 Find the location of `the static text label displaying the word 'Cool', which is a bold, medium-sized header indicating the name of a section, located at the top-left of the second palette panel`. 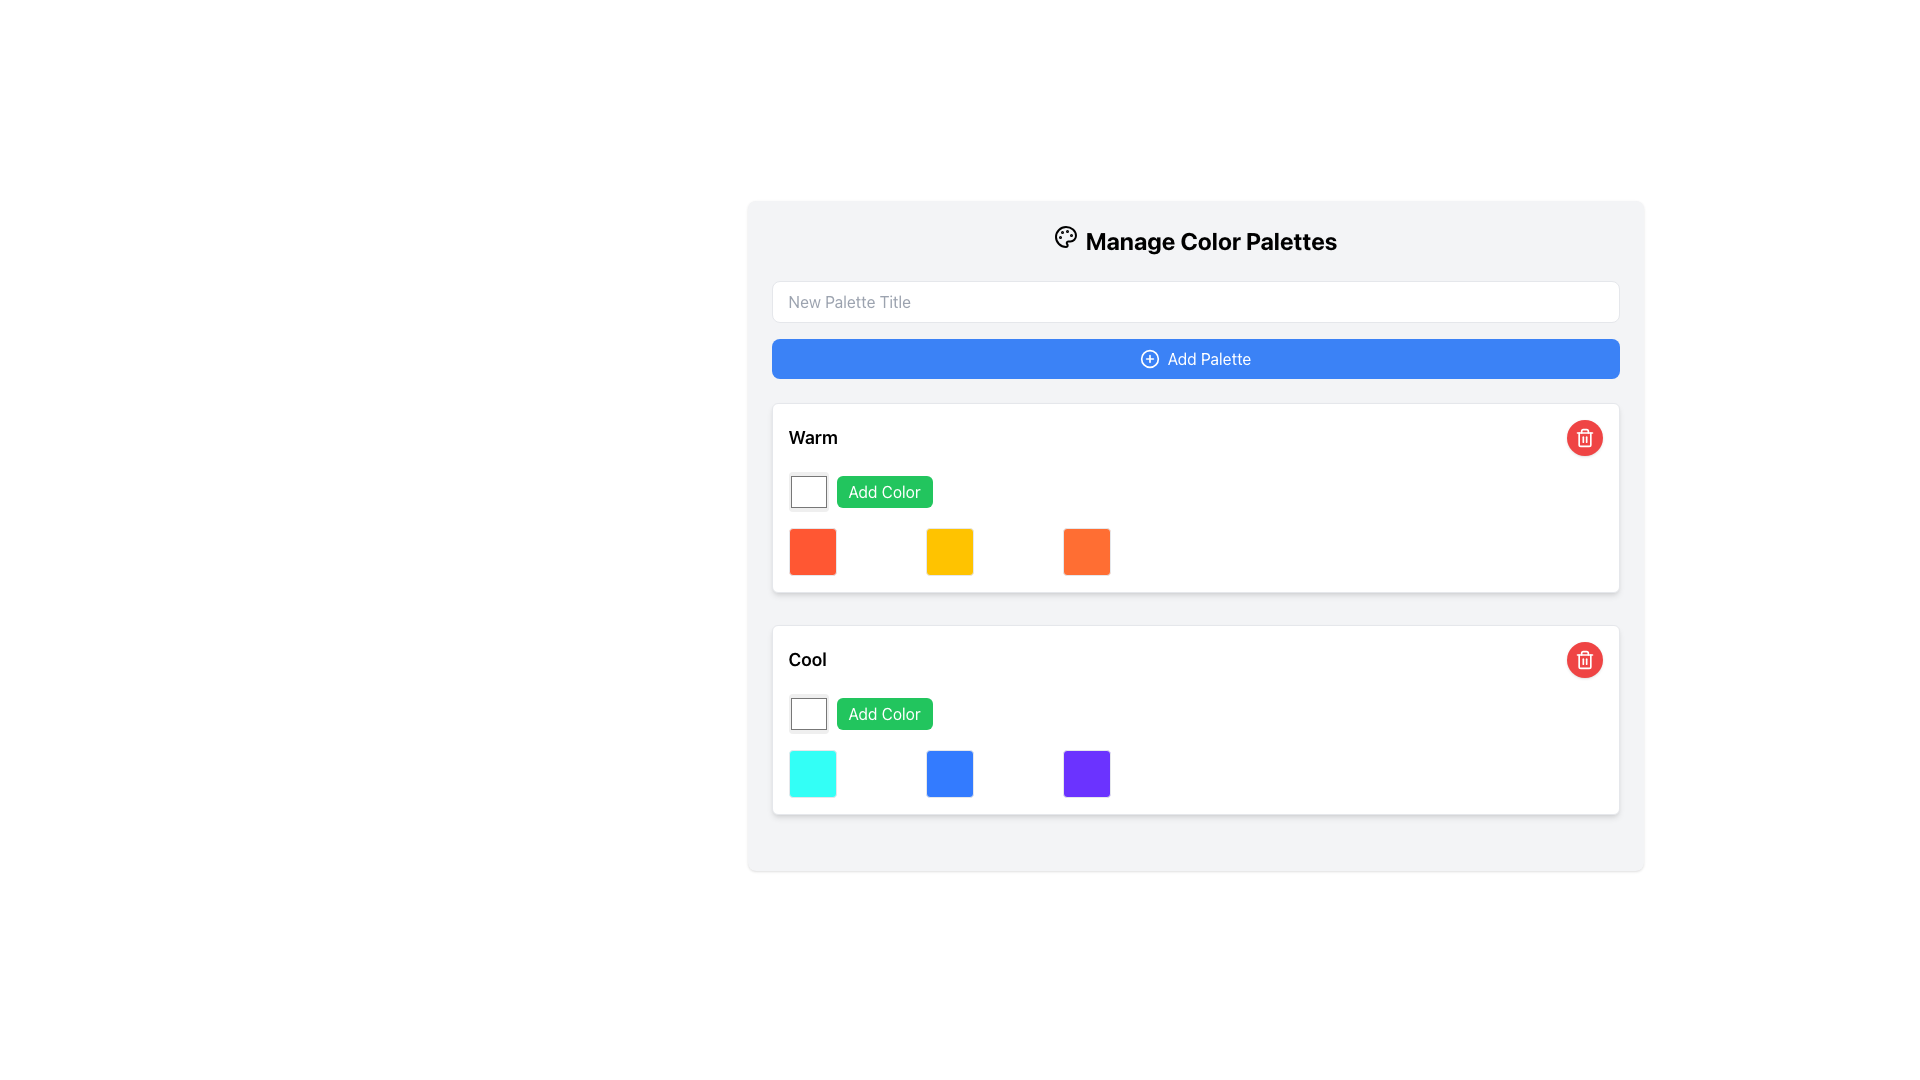

the static text label displaying the word 'Cool', which is a bold, medium-sized header indicating the name of a section, located at the top-left of the second palette panel is located at coordinates (807, 659).